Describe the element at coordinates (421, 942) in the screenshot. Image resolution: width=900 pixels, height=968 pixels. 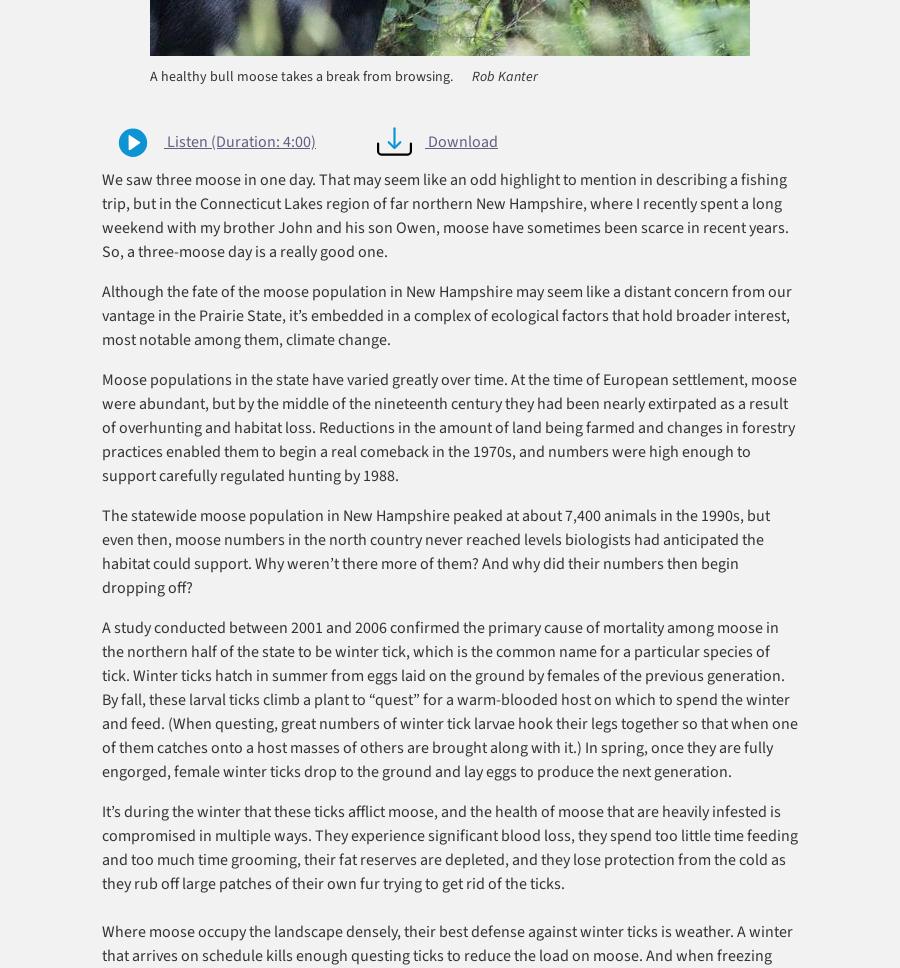
I see `'Accessibility'` at that location.